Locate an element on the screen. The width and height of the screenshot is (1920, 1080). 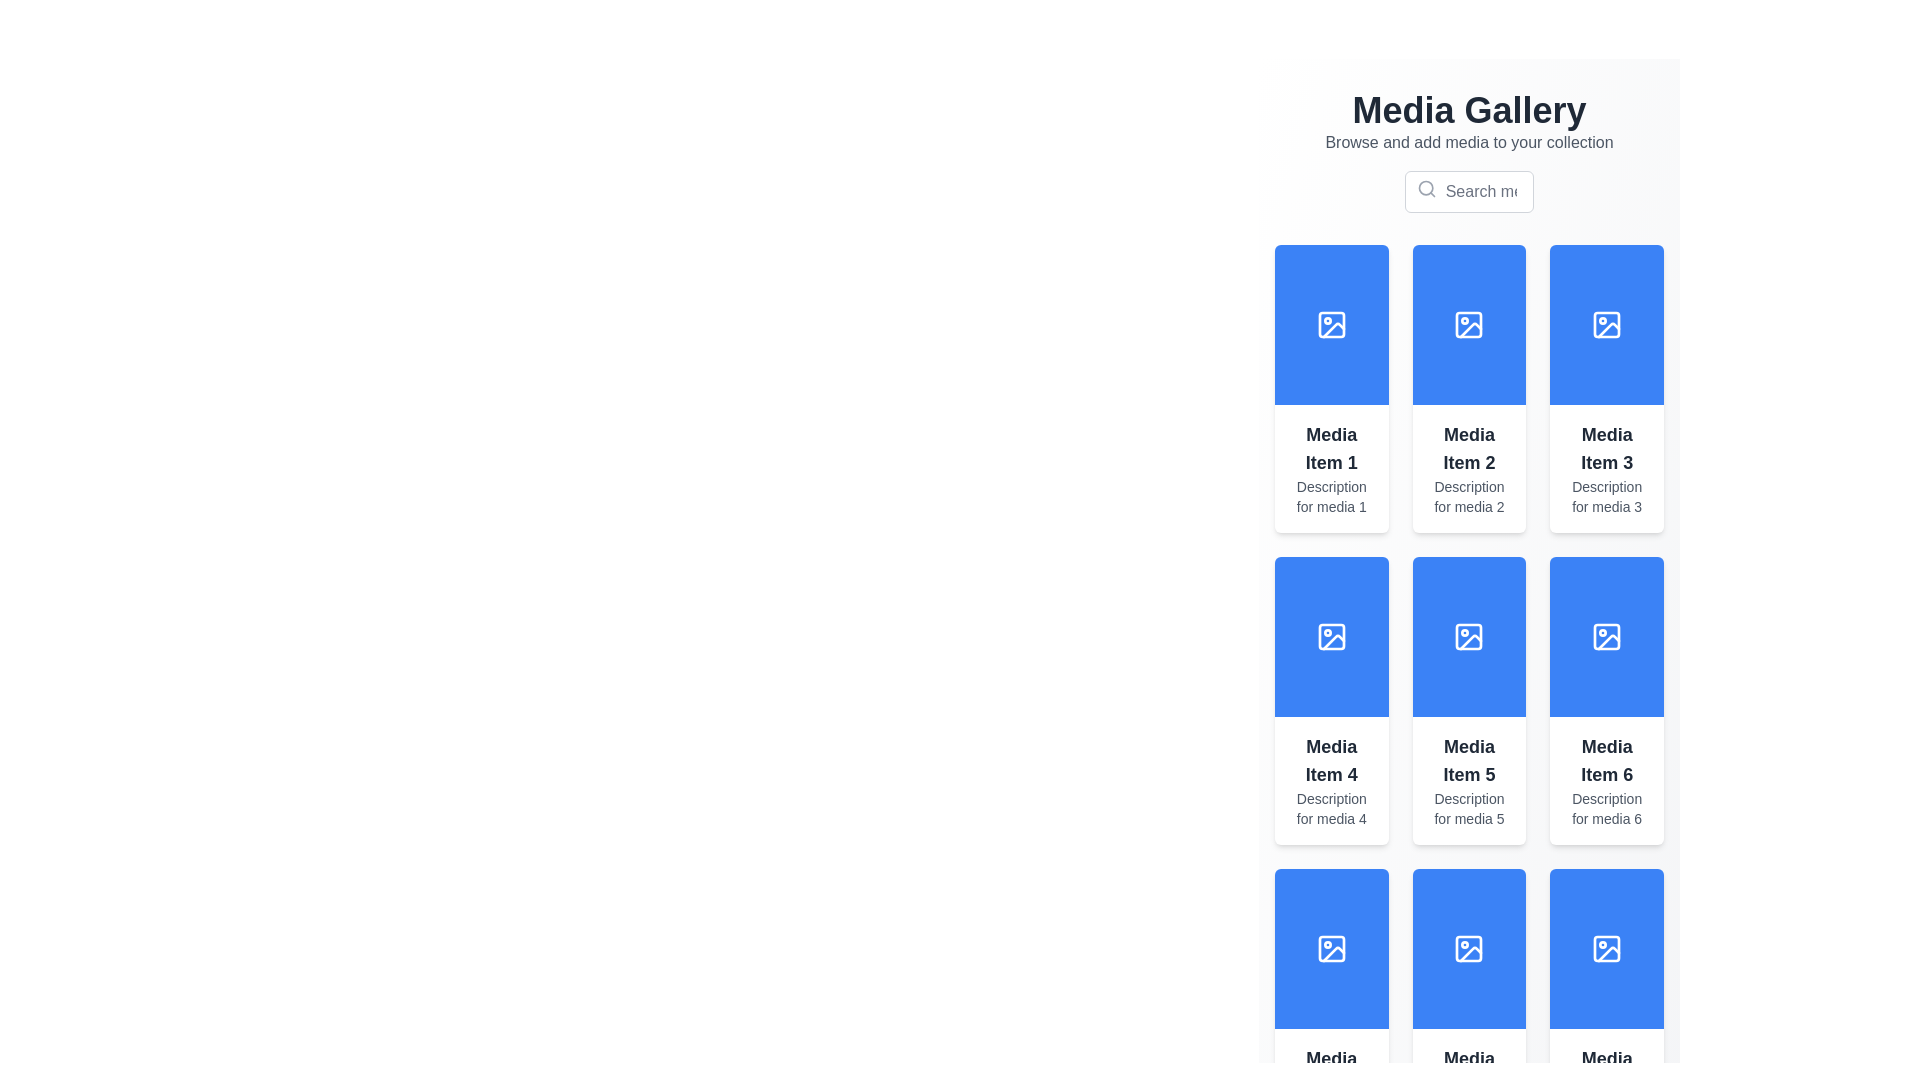
the icon depicting an image outline, styled with white strokes, located within the blue square header of the card labeled 'Media Item 4' is located at coordinates (1331, 636).